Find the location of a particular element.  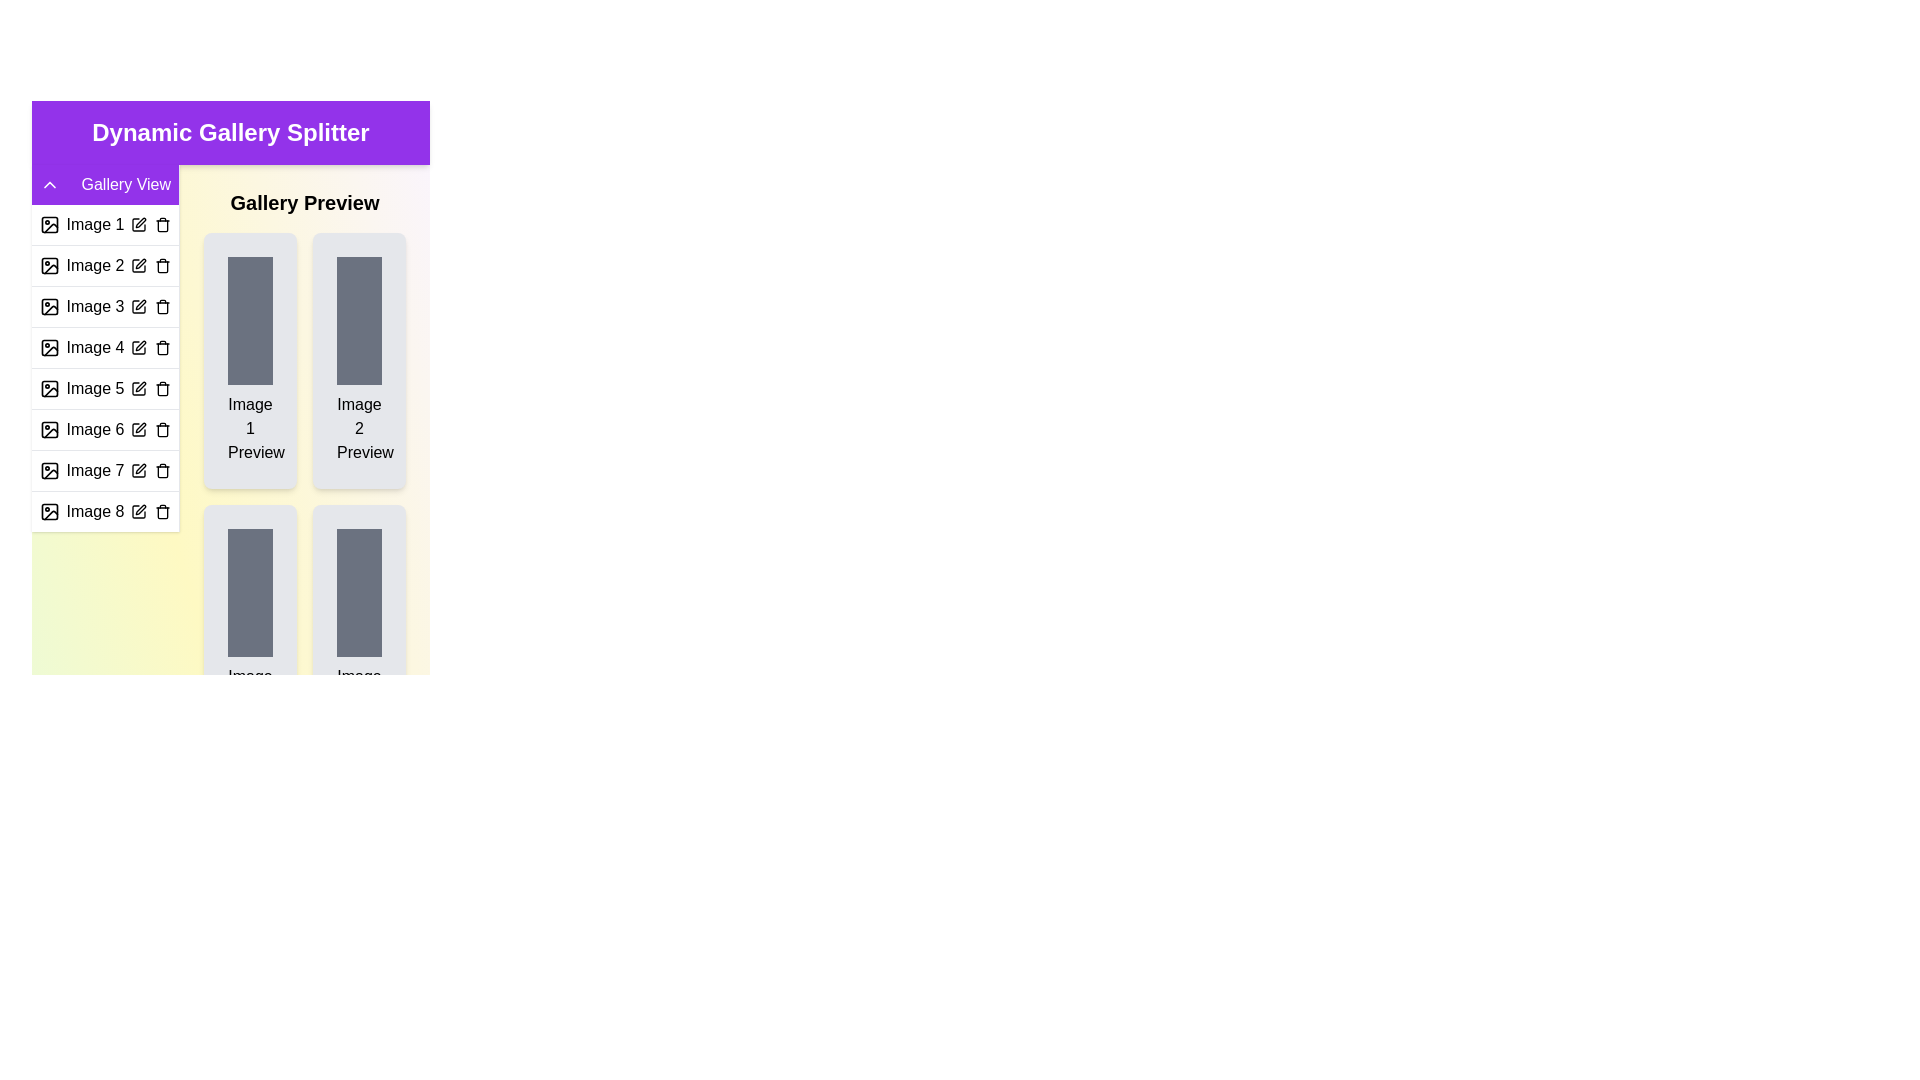

the trash icon button, which is a gray icon shaped like a trash bin located to the right of the 'Image 1' label in the left panel of the application interface is located at coordinates (163, 224).